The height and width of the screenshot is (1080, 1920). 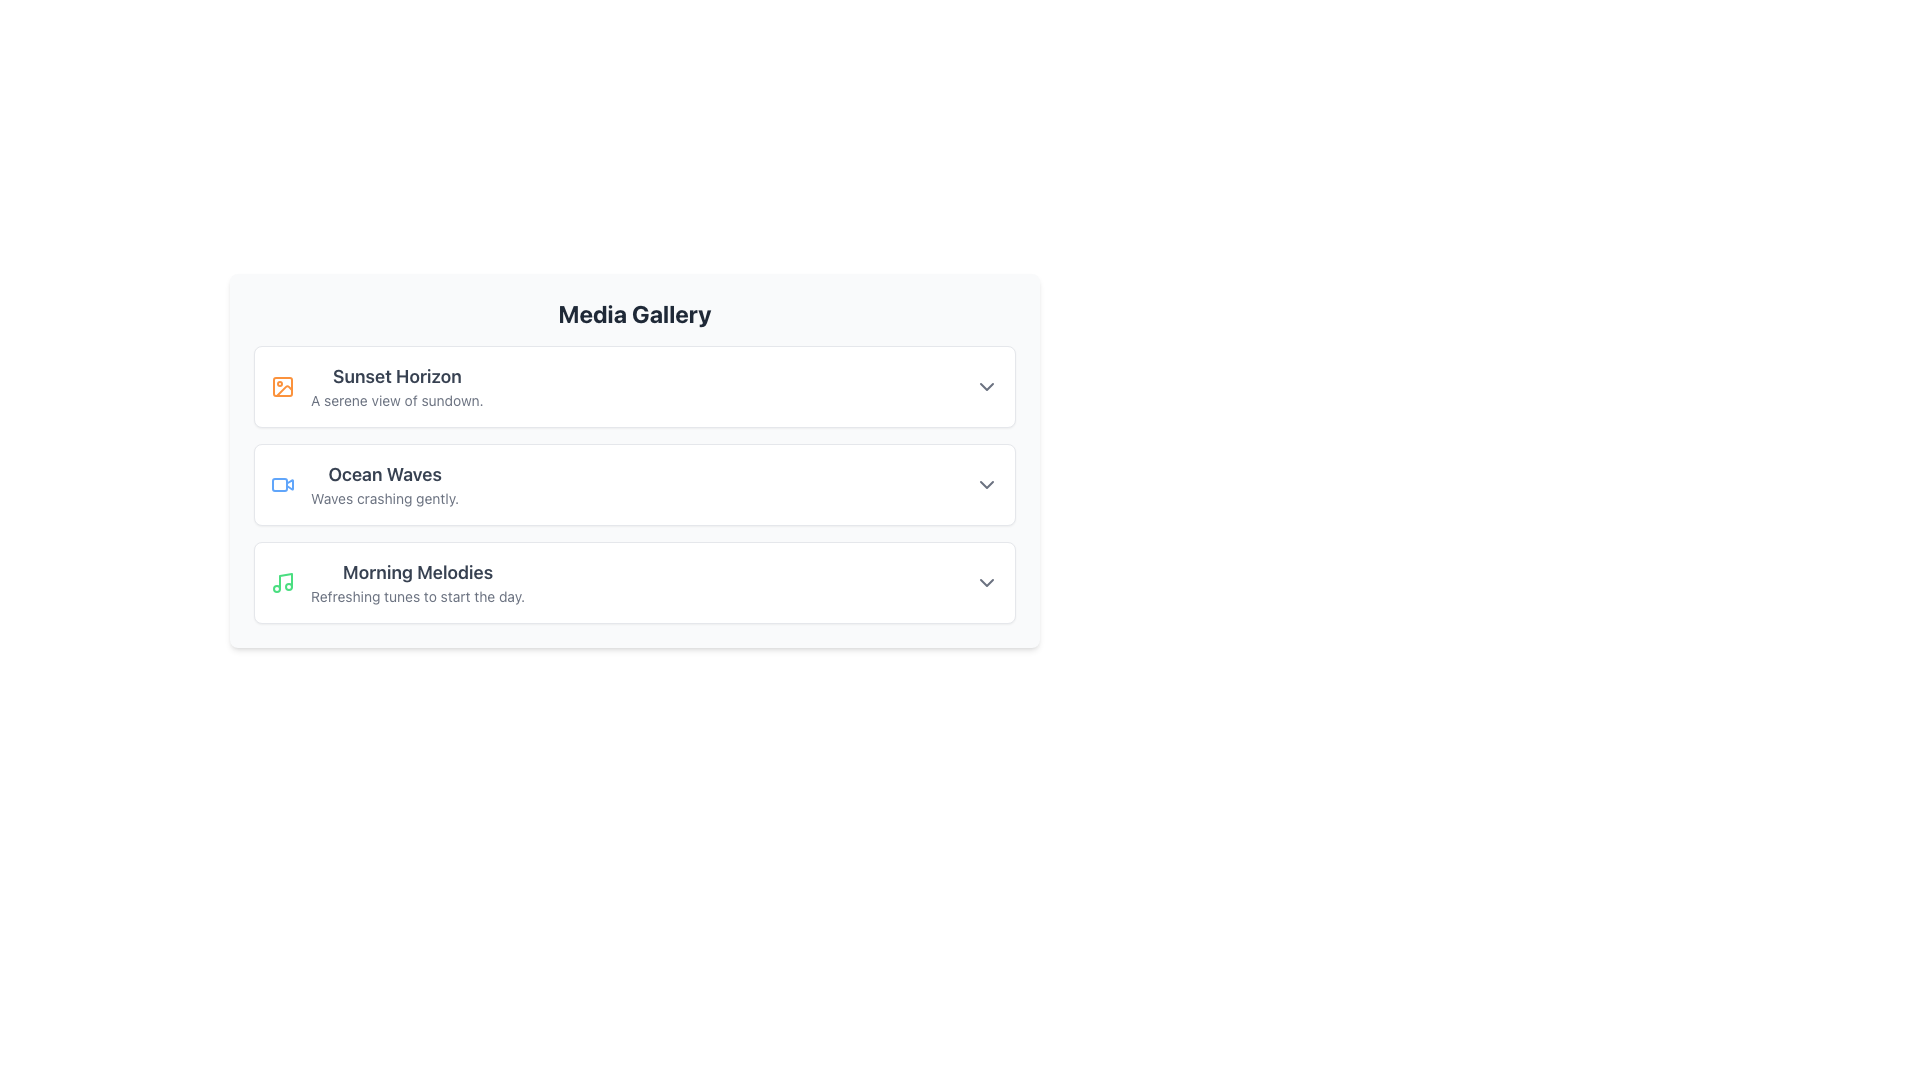 What do you see at coordinates (288, 483) in the screenshot?
I see `the triangular-shaped portion of the video camera icon located before the 'Ocean Waves' label in the media gallery` at bounding box center [288, 483].